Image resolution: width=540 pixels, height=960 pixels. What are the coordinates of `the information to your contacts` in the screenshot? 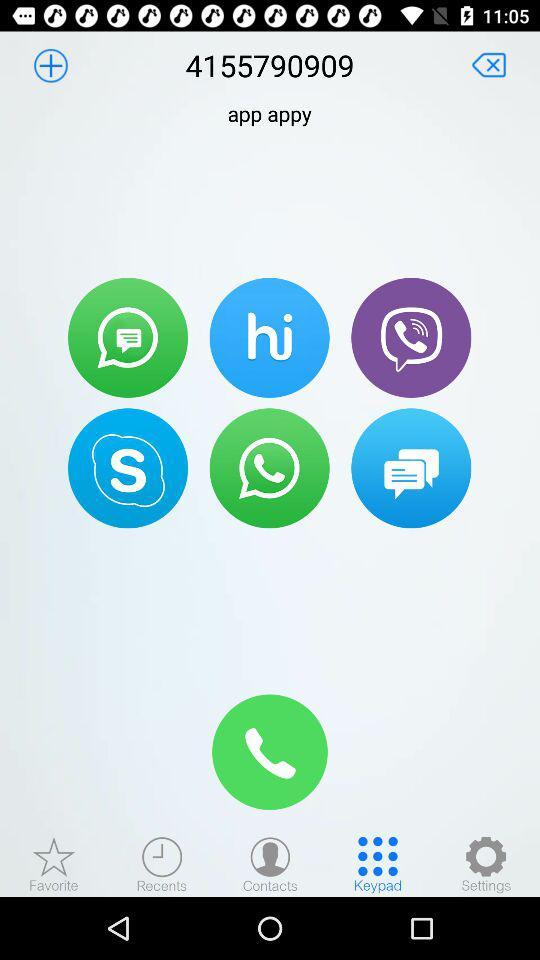 It's located at (50, 65).